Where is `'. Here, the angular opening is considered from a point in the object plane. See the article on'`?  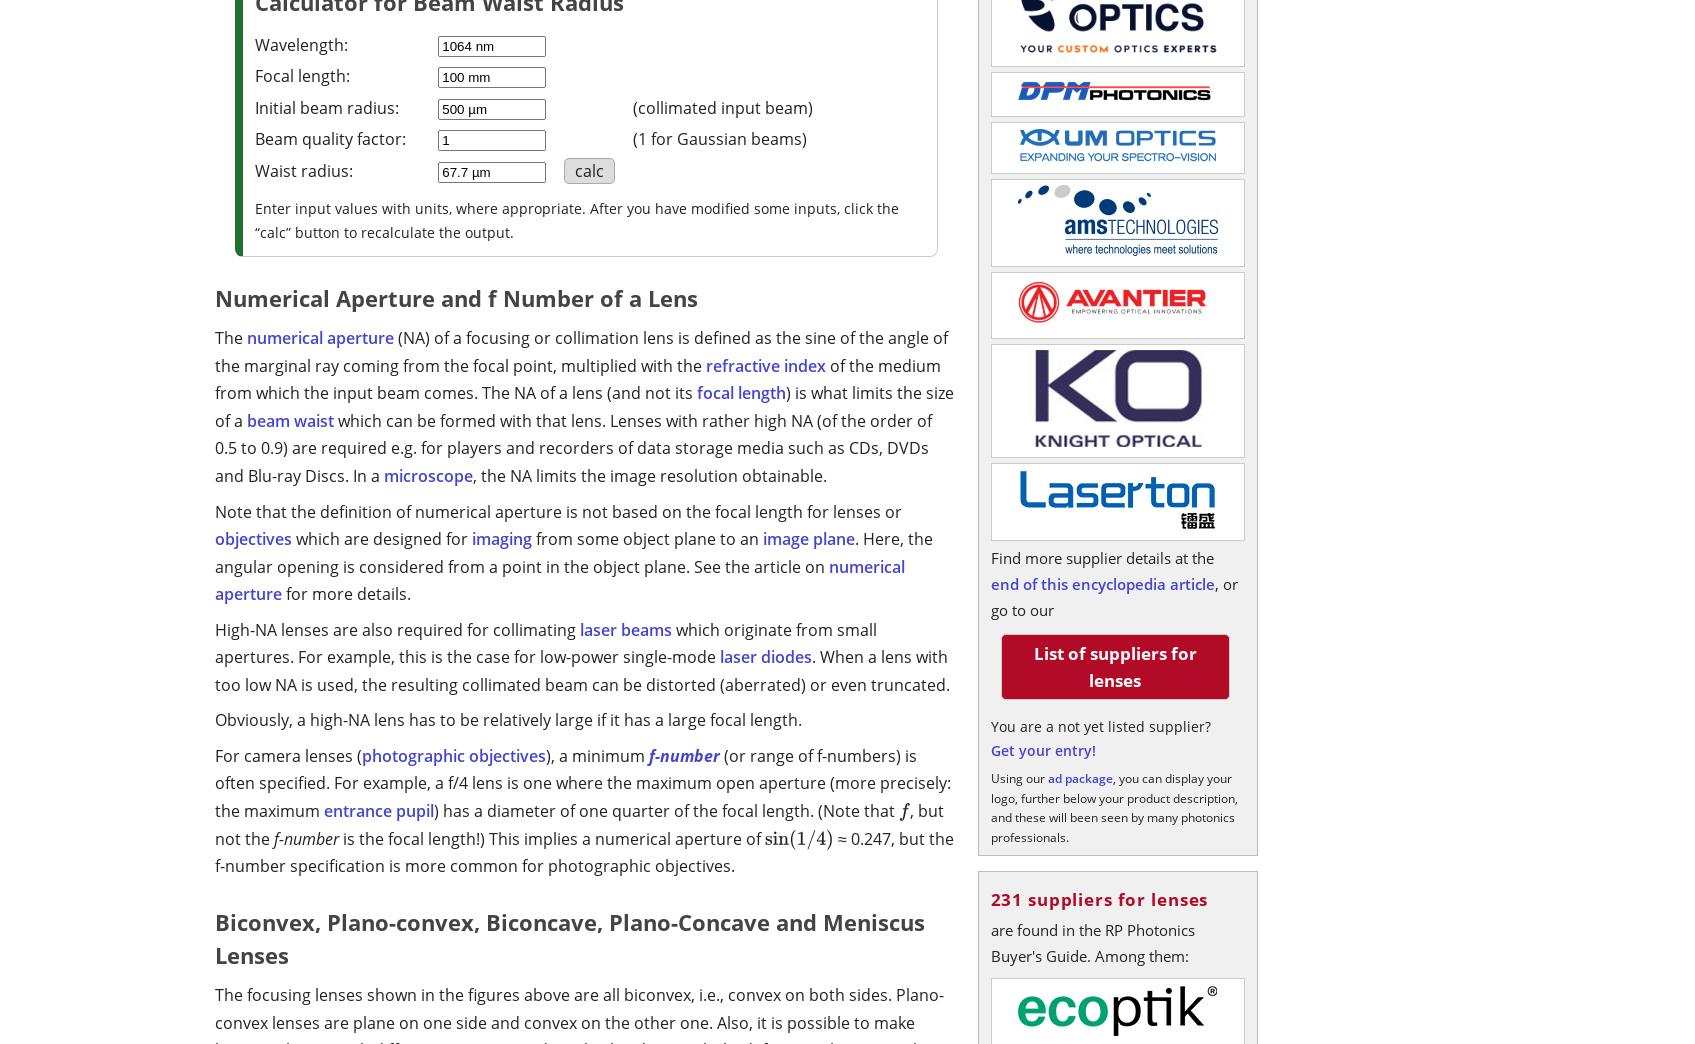 '. Here, the angular opening is considered from a point in the object plane. See the article on' is located at coordinates (573, 551).